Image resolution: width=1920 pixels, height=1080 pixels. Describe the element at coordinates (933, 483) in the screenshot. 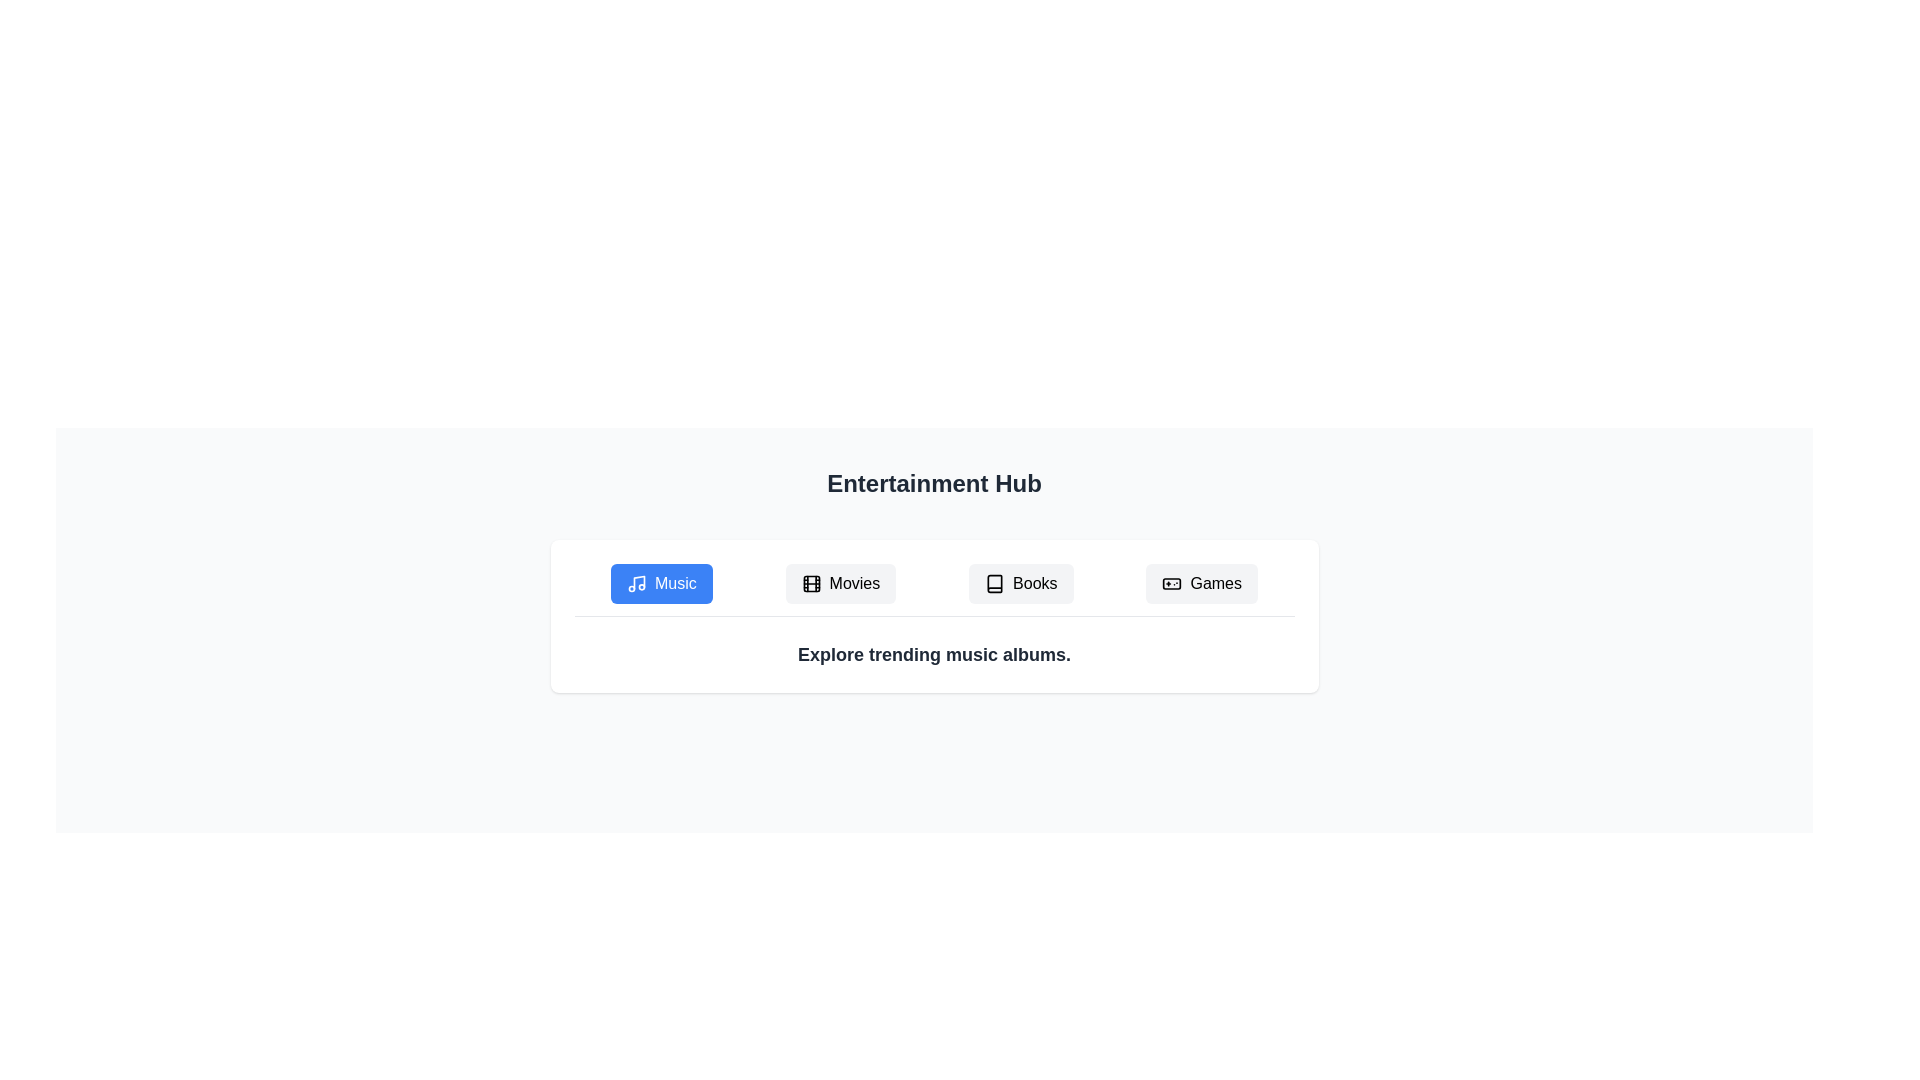

I see `the header text 'Entertainment Hub' to select it` at that location.